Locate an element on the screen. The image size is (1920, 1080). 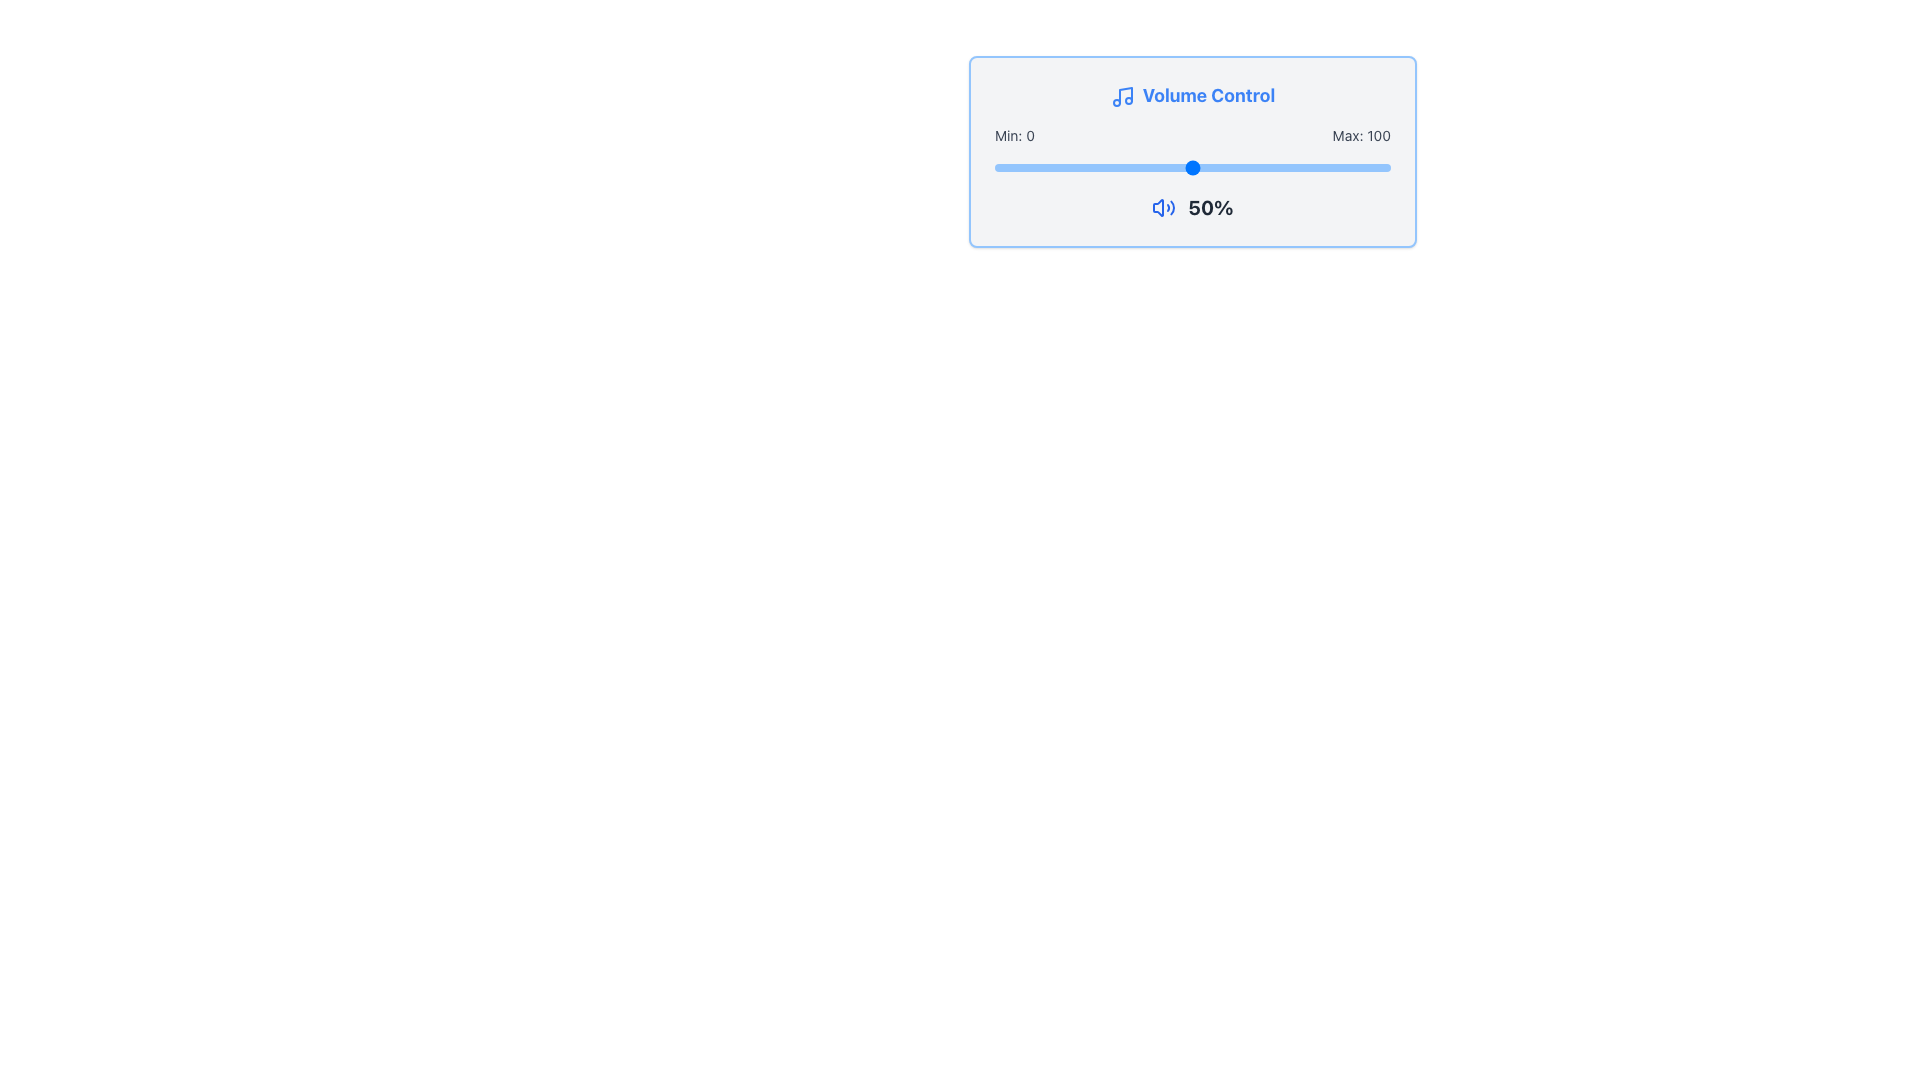
the slider is located at coordinates (1280, 167).